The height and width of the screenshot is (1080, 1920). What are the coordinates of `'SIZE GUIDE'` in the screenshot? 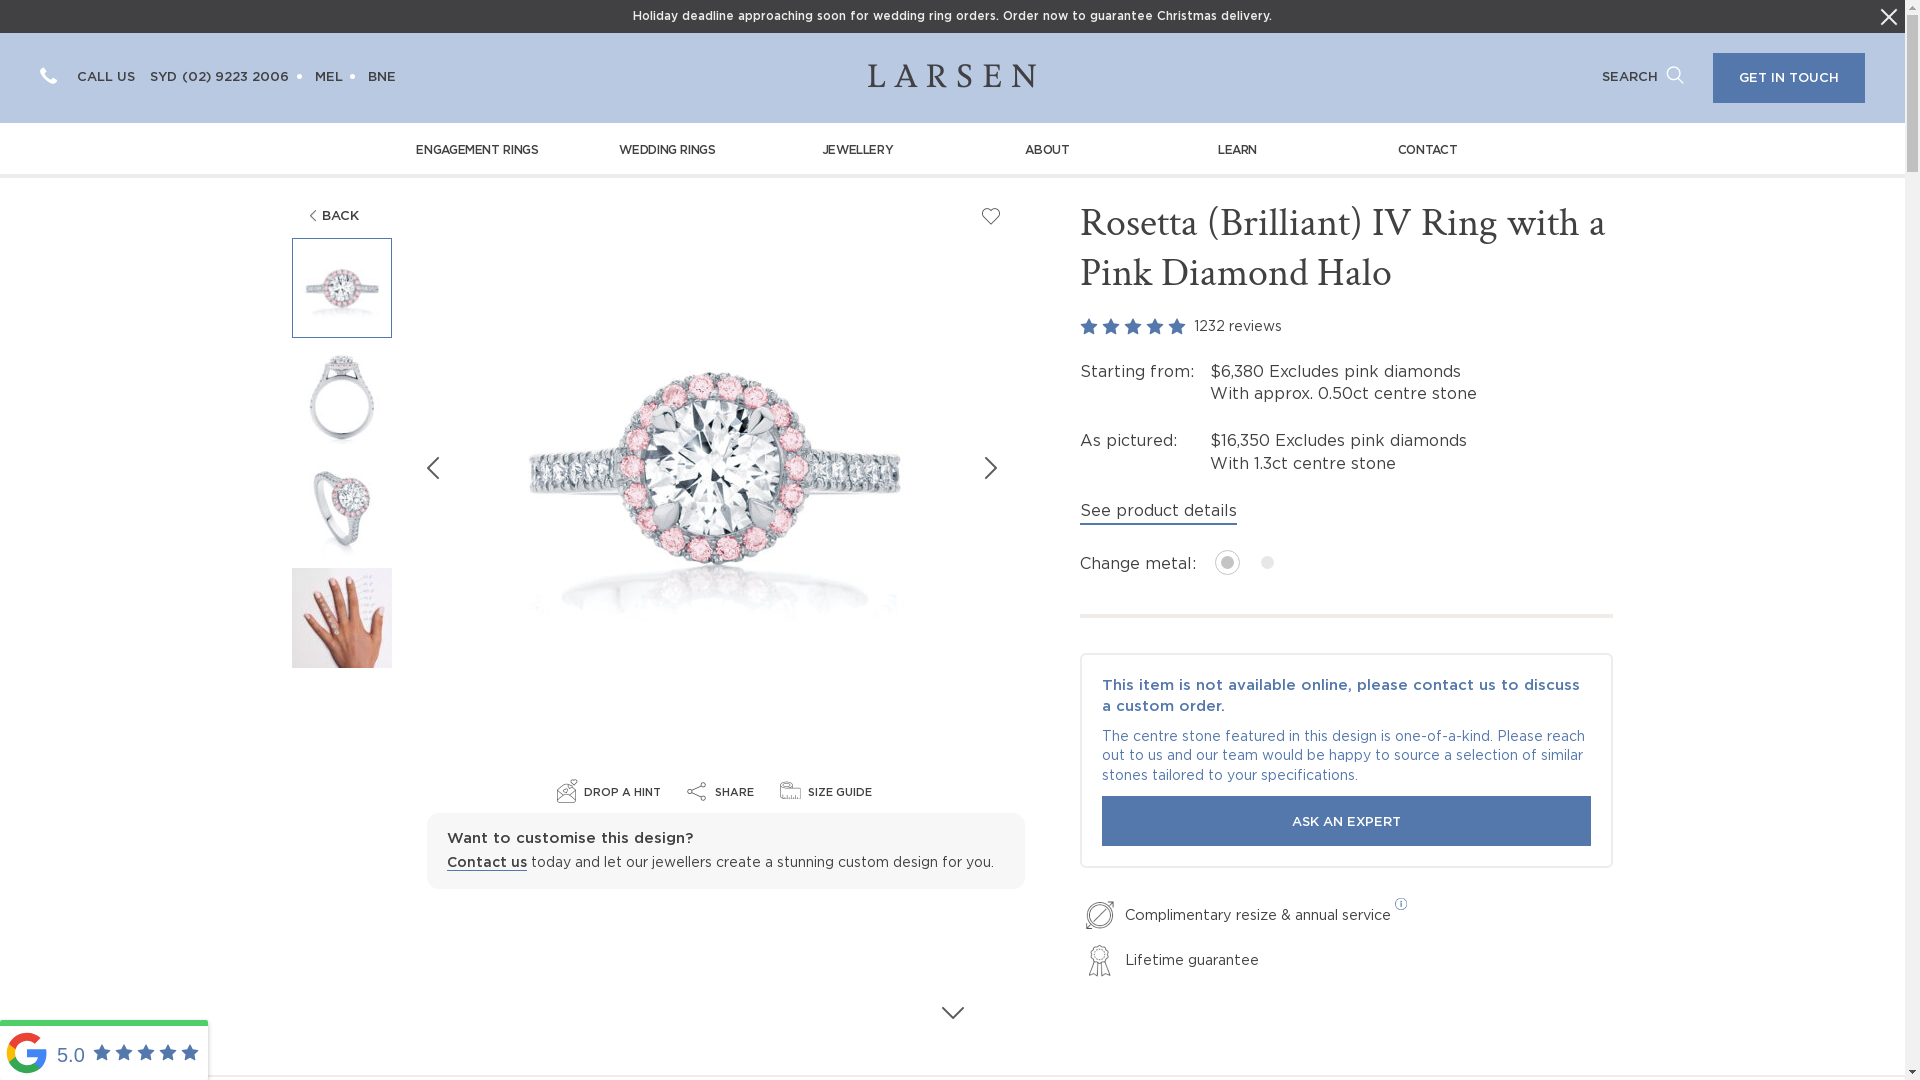 It's located at (825, 789).